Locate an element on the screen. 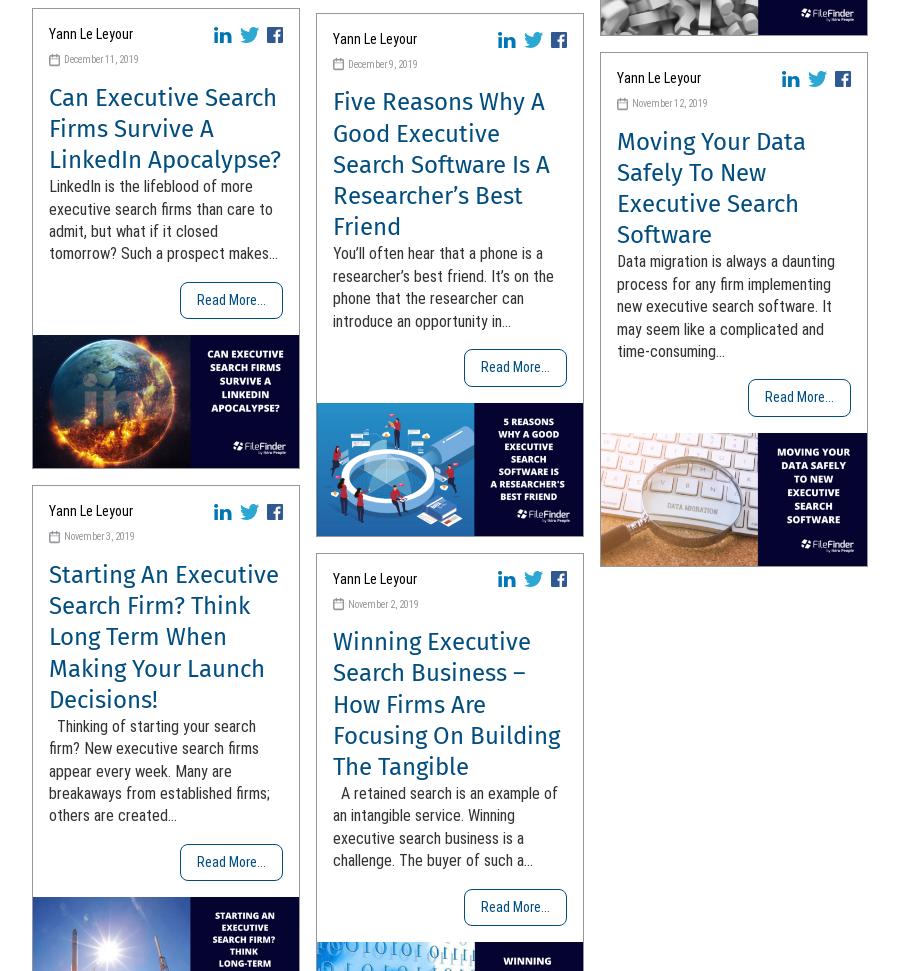 This screenshot has height=971, width=900. 'December 9, 2019' is located at coordinates (383, 62).